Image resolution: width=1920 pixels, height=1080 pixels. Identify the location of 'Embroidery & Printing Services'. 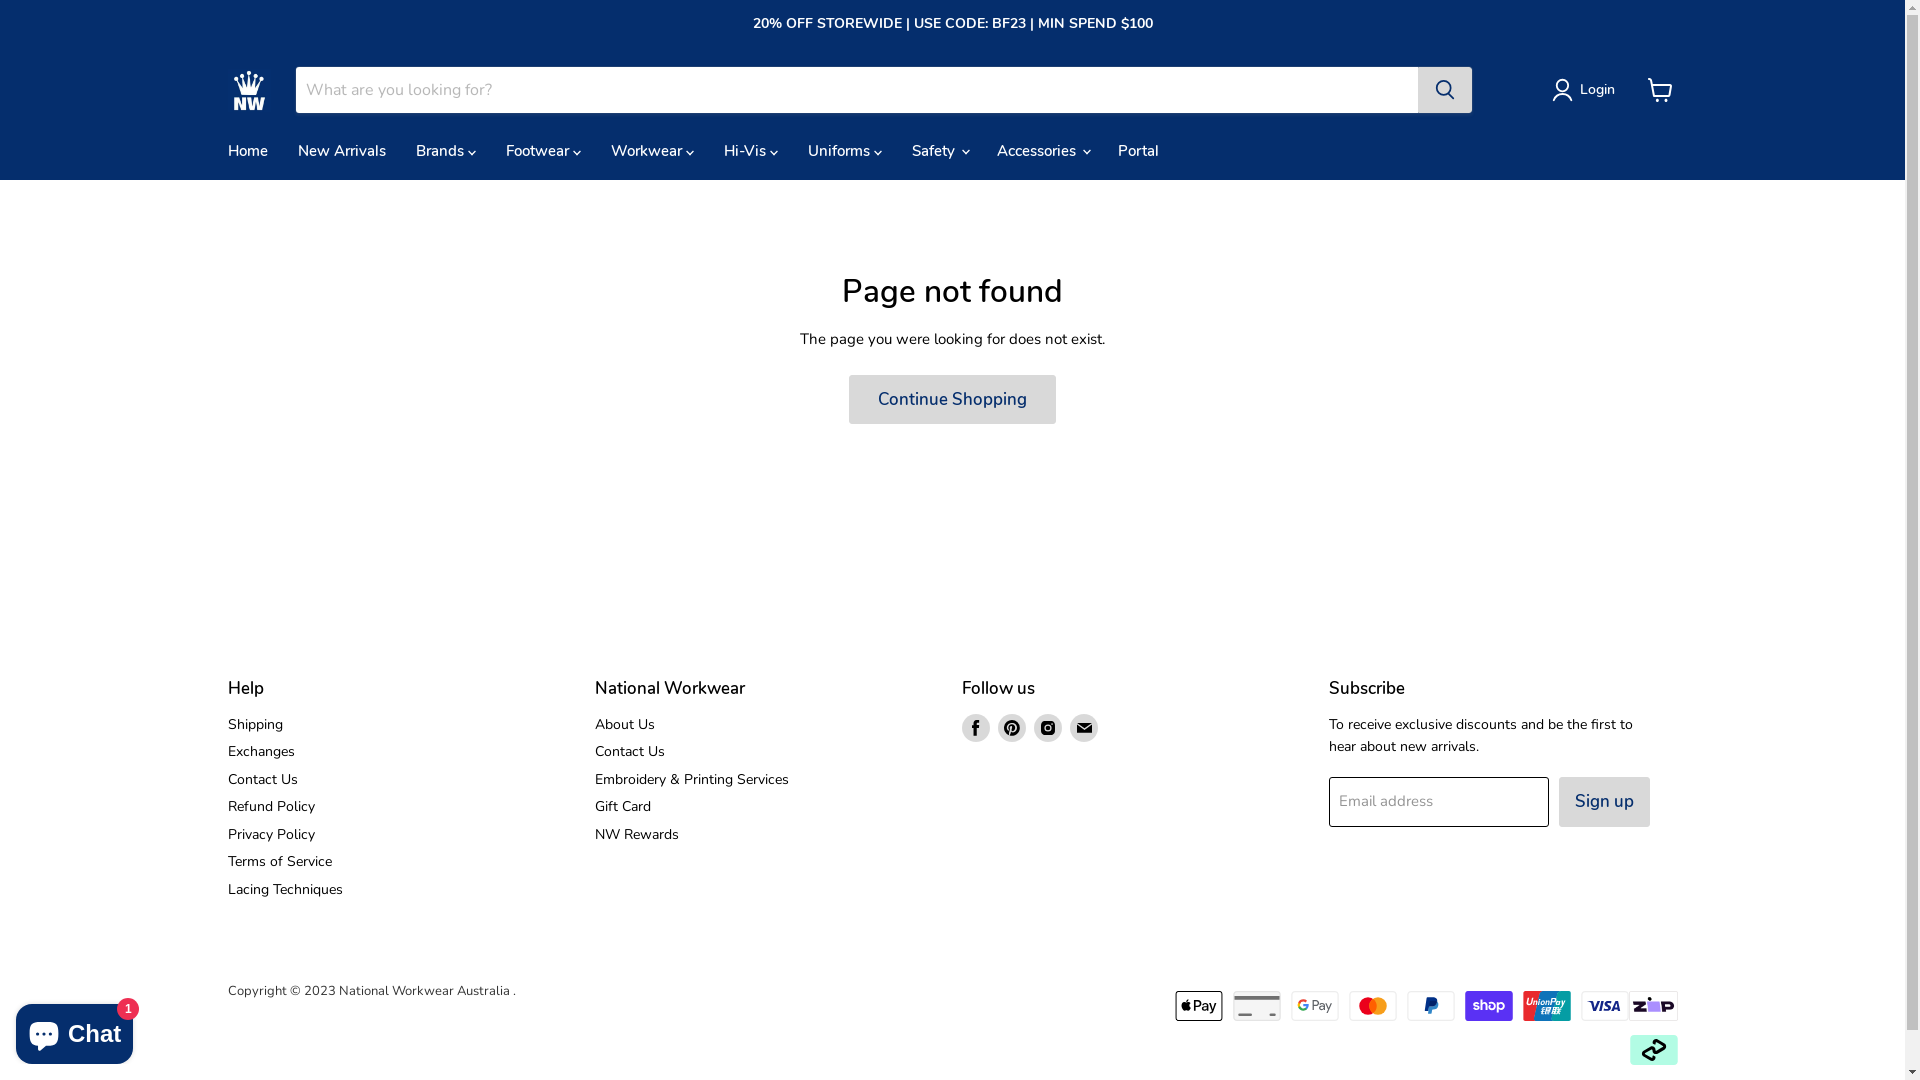
(594, 778).